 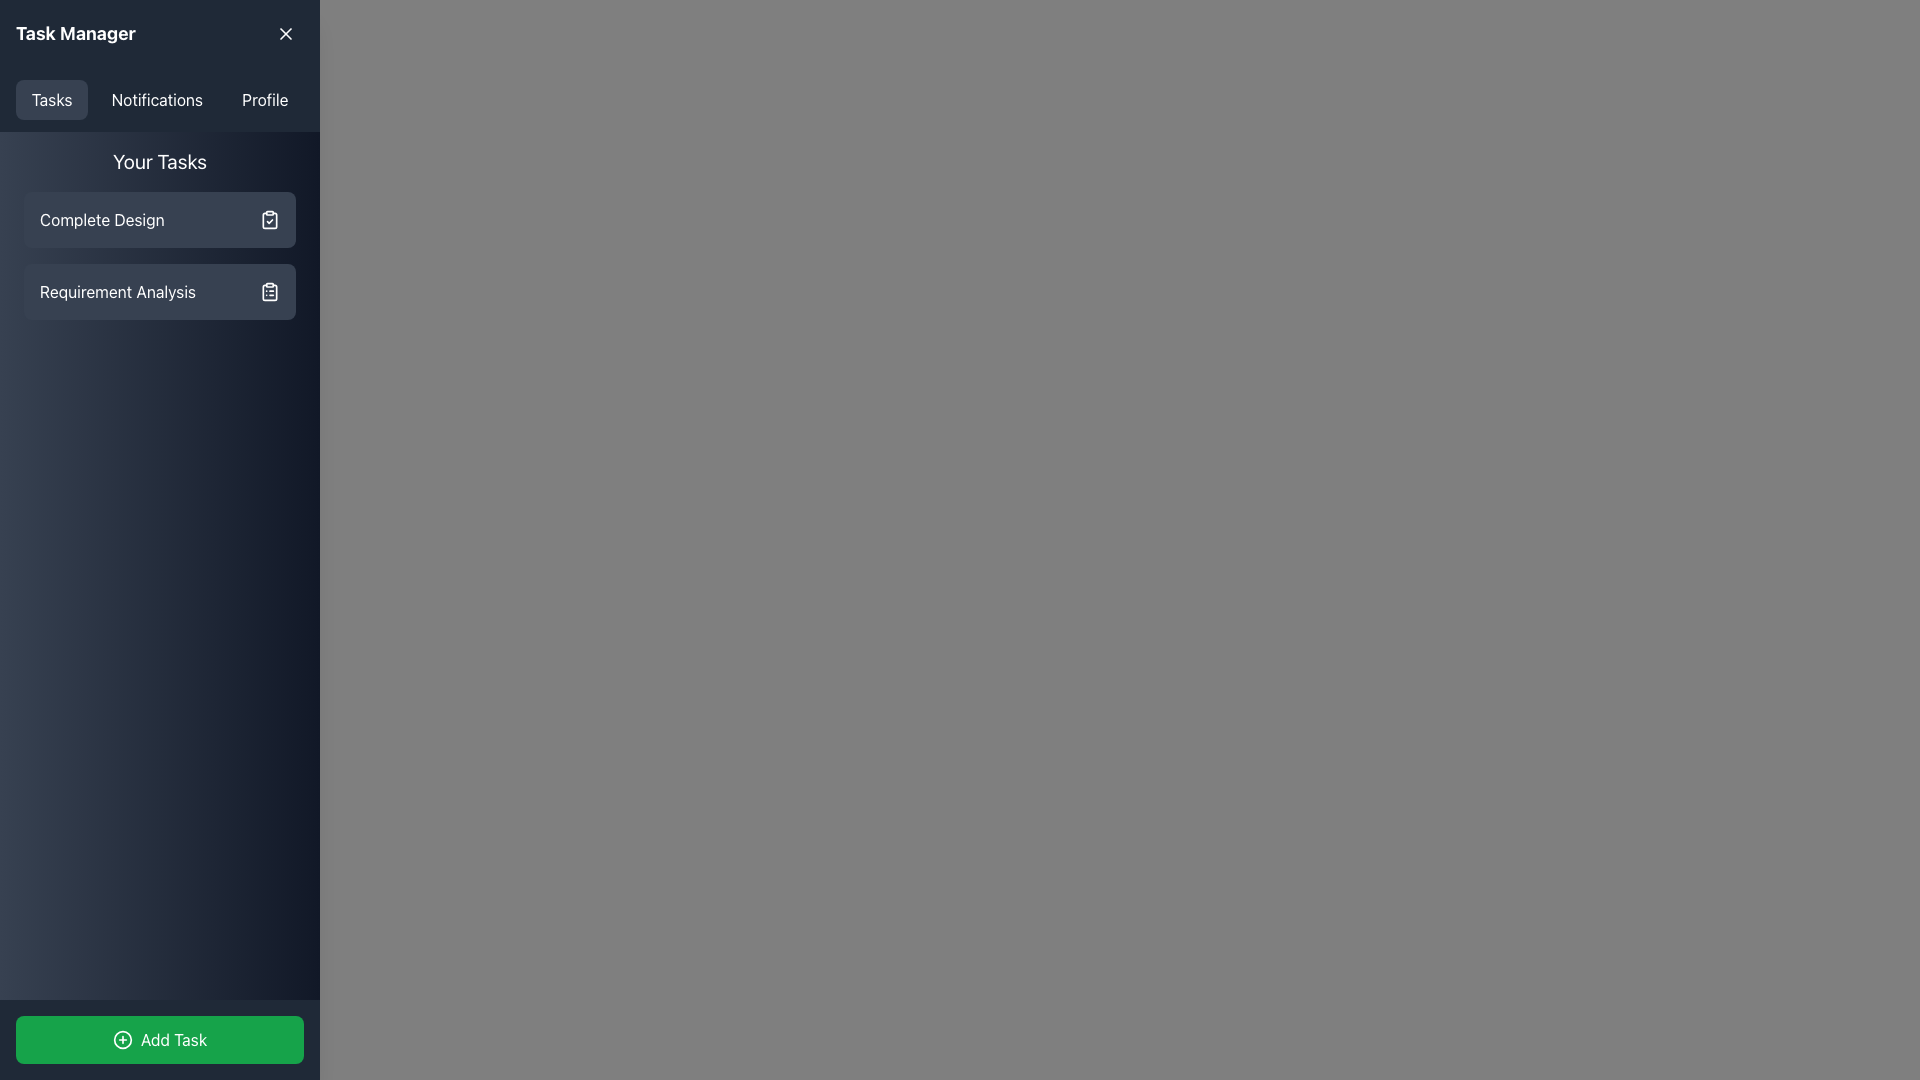 What do you see at coordinates (75, 34) in the screenshot?
I see `the 'Task Manager' text label, which is a bold and large font styled in white on a dark background, located in the top-left corner of the sidebar interface` at bounding box center [75, 34].